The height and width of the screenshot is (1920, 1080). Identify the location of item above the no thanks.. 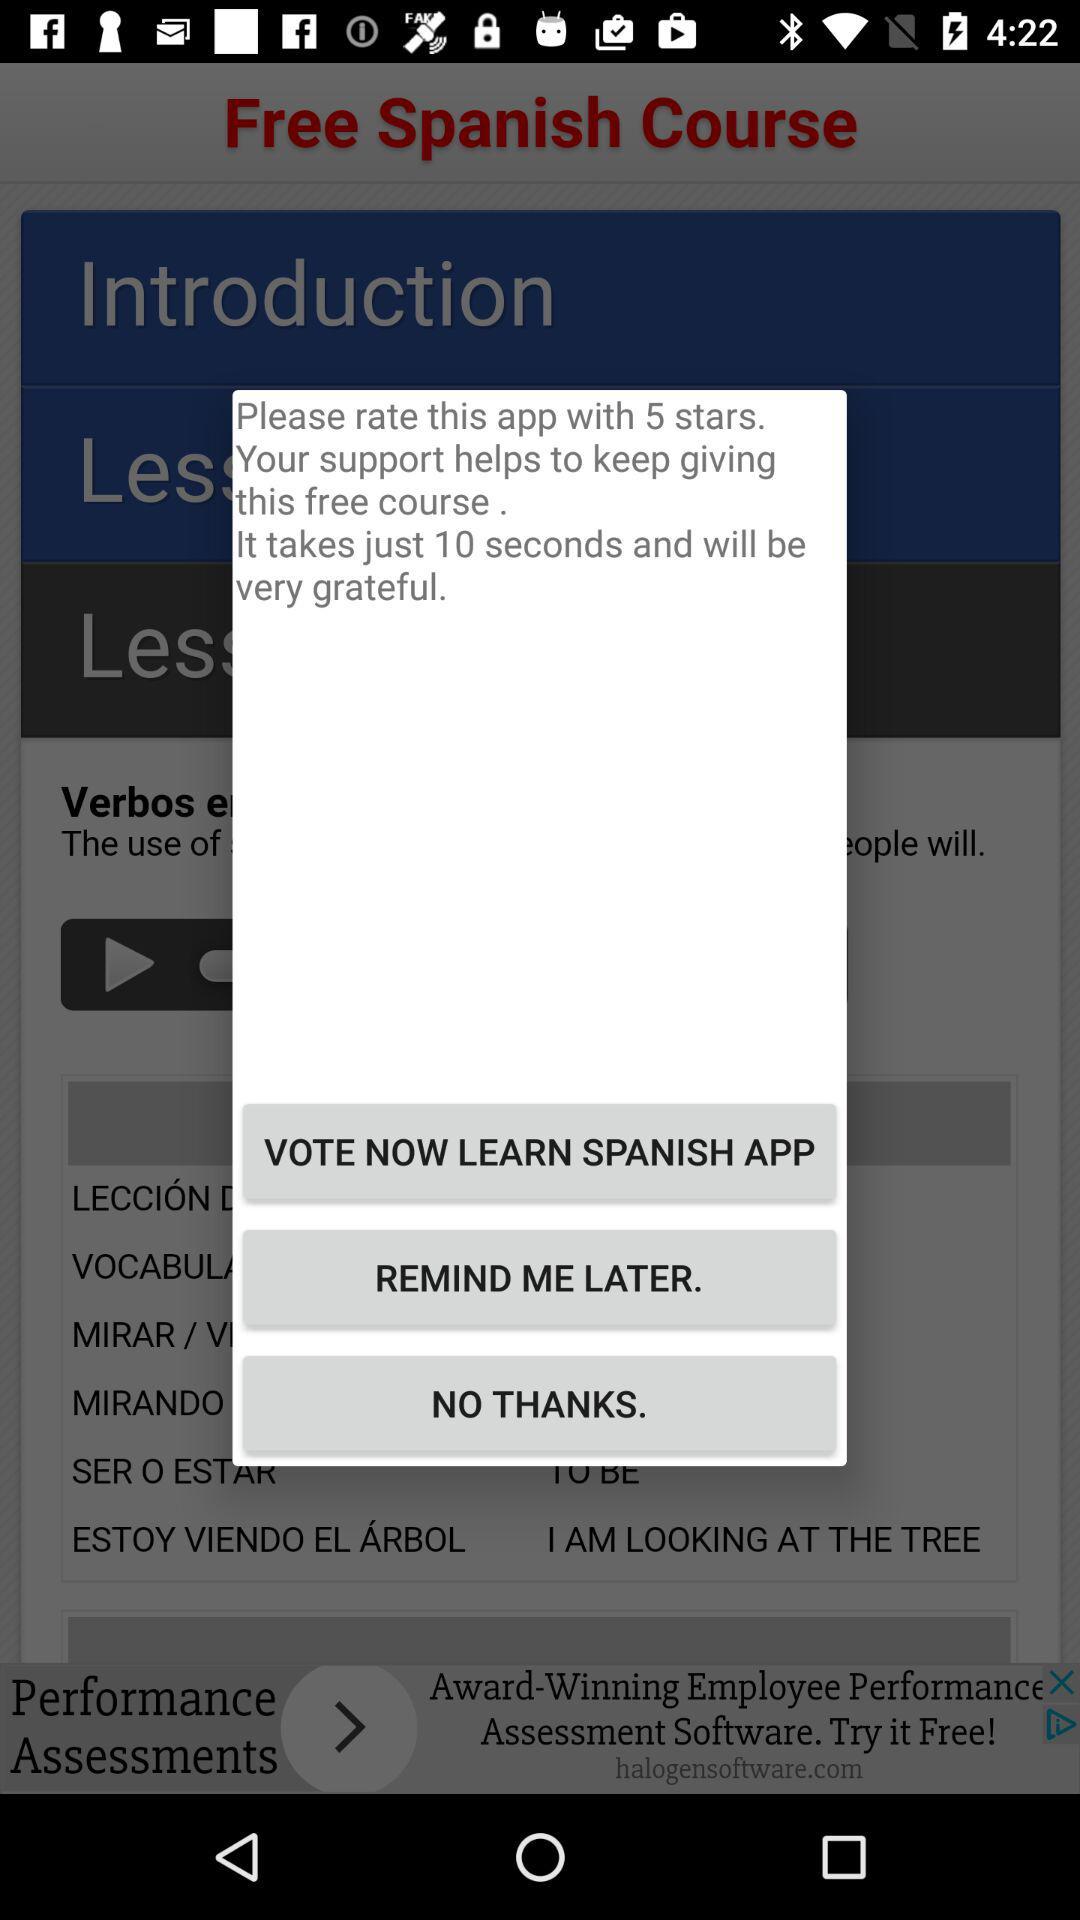
(538, 1276).